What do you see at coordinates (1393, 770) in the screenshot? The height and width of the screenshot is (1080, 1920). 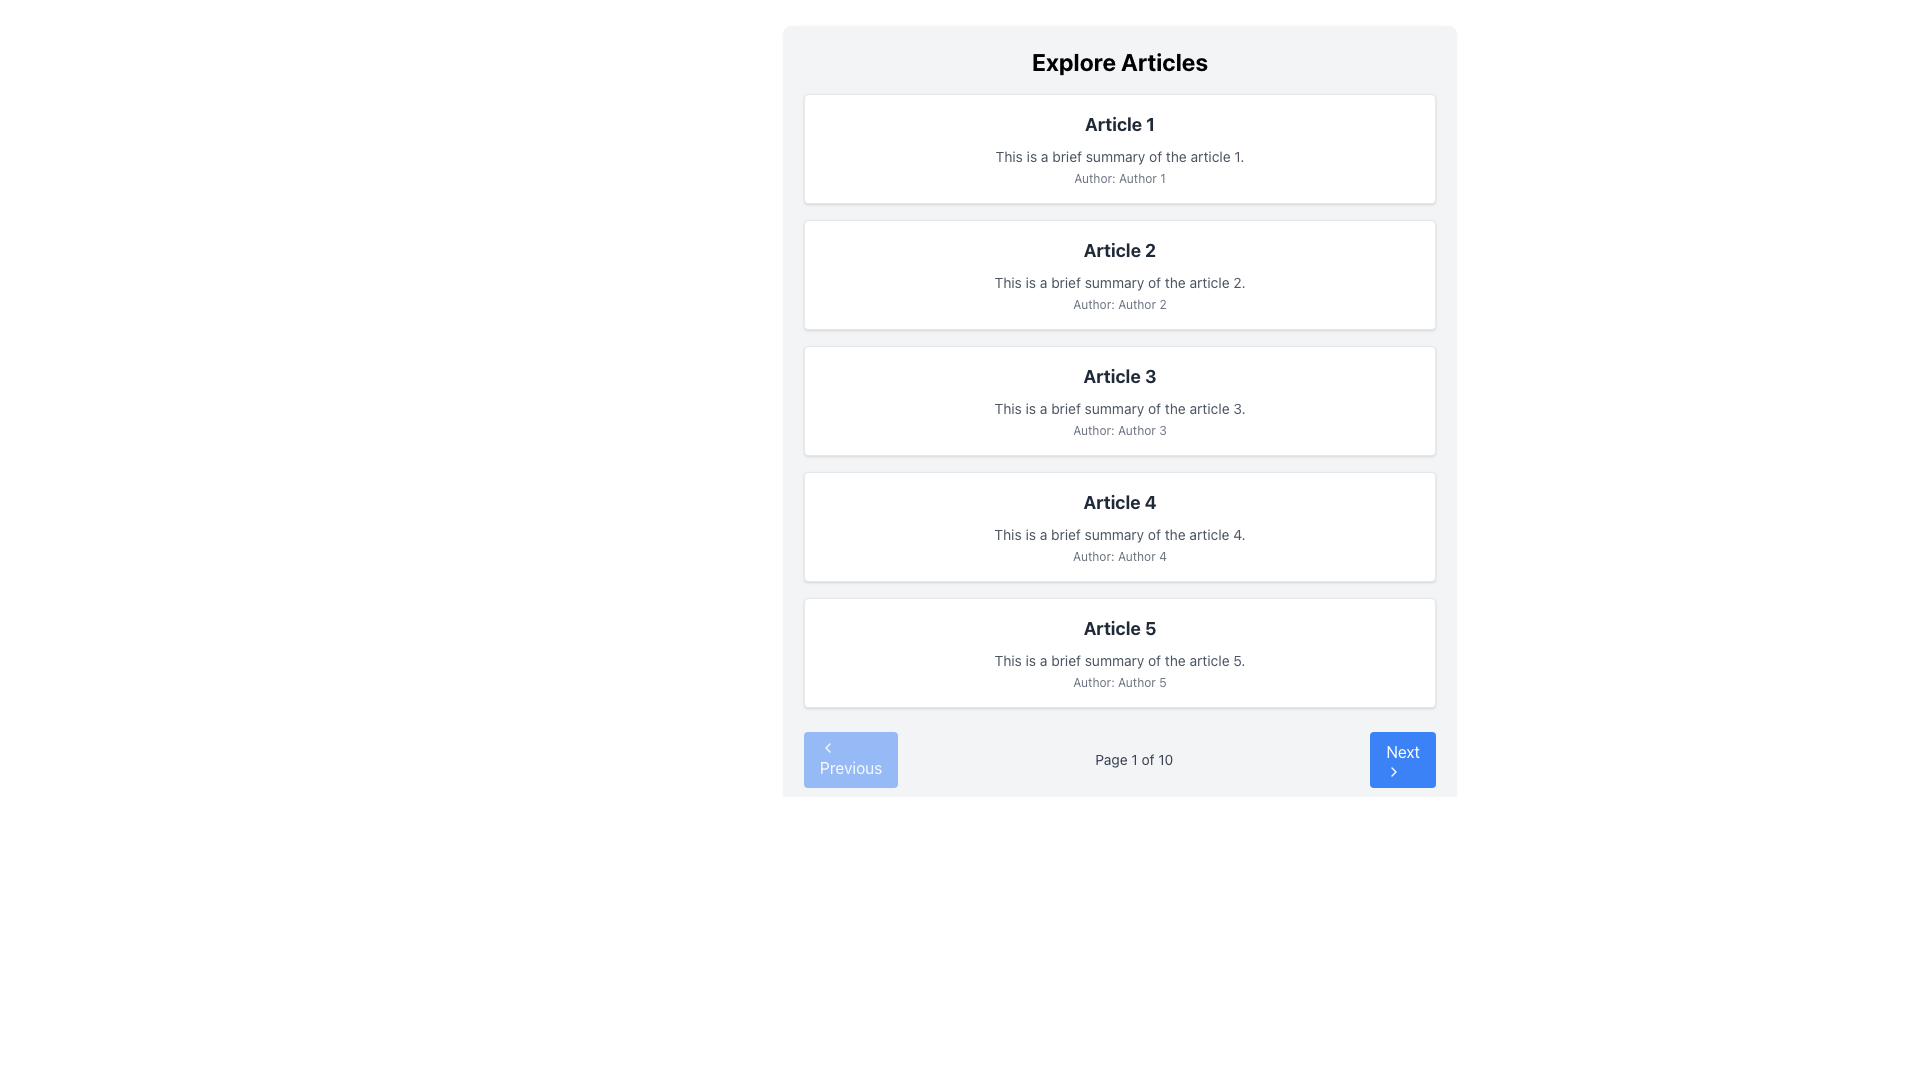 I see `the right-facing chevron icon within the blue 'Next' button located in the bottom-right corner of the interface` at bounding box center [1393, 770].